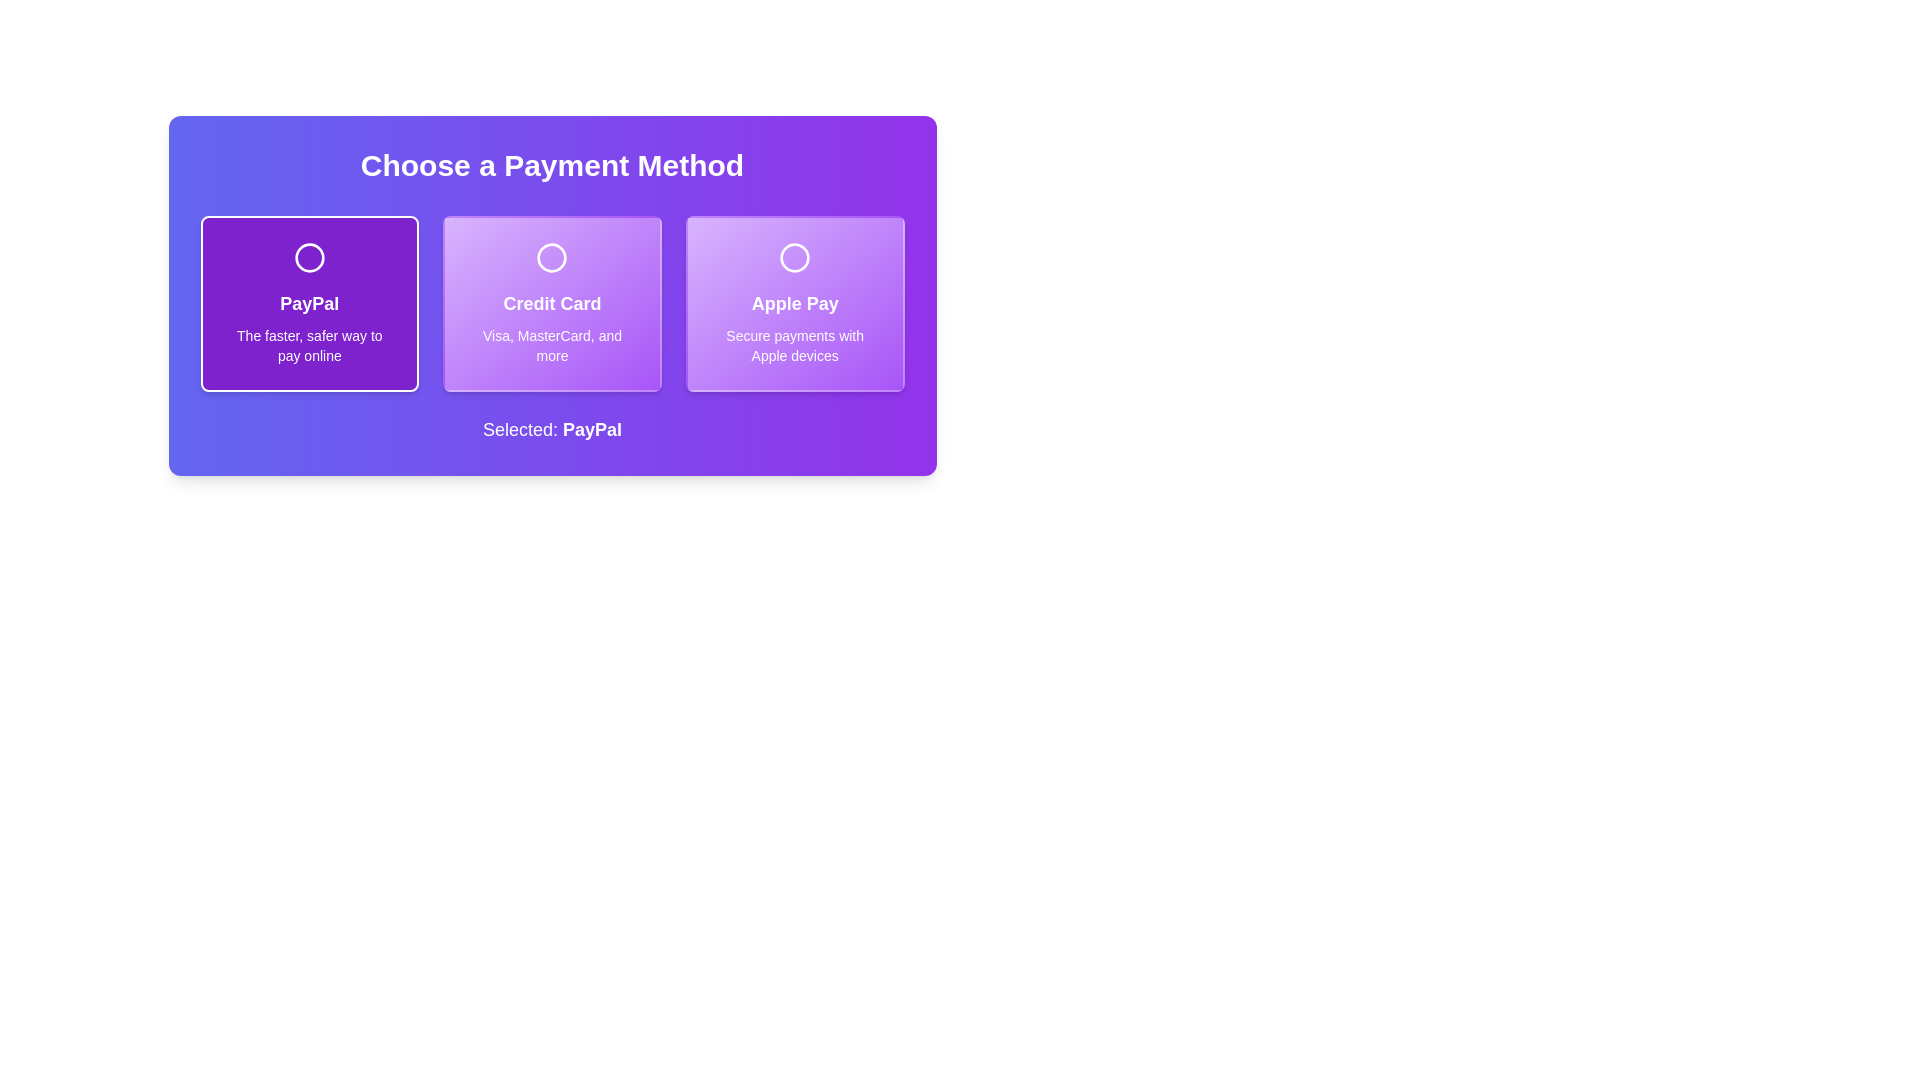 The image size is (1920, 1080). I want to click on the 'Credit Card' text label, which is a bold, center-aligned label on a gradient background, positioned centrally within a button-like card in a three-option layout, so click(552, 304).